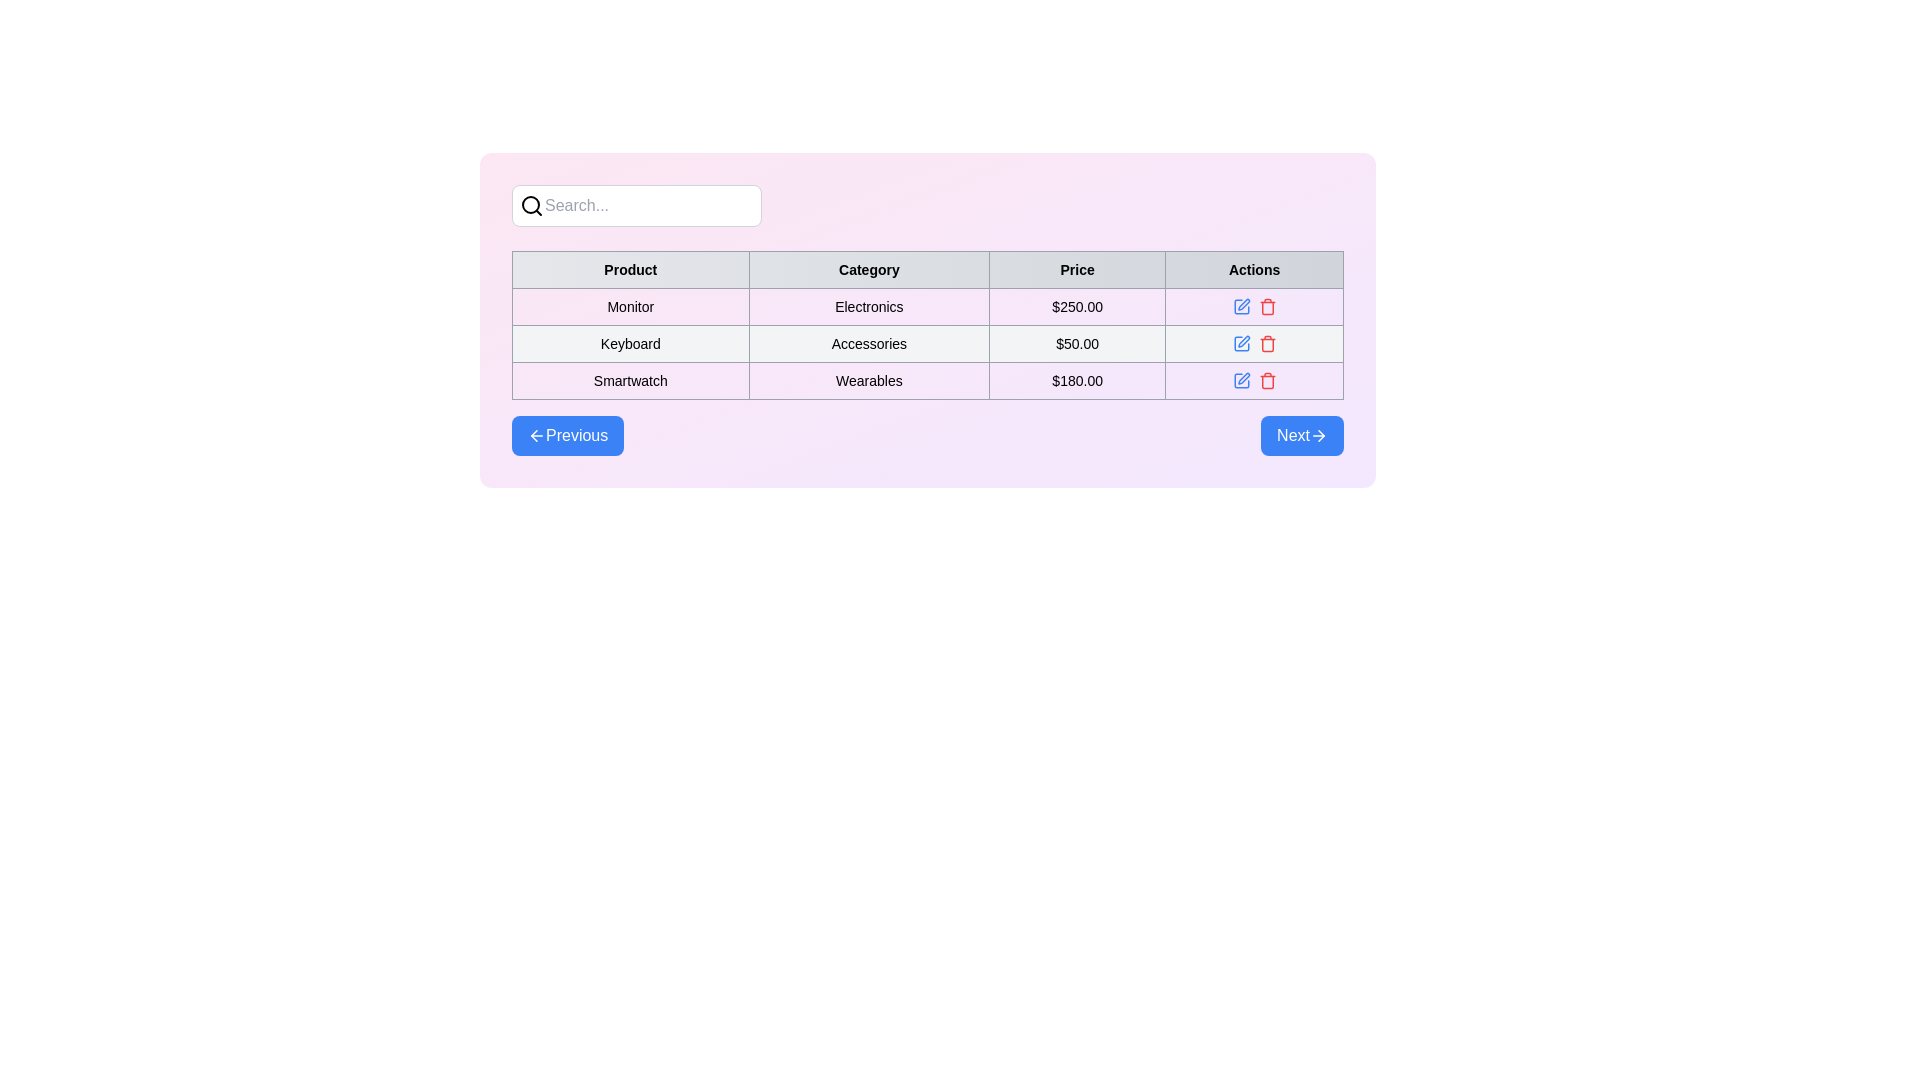 The height and width of the screenshot is (1080, 1920). I want to click on the label indicating the product name 'Monitor' in the first column of the product table, so click(629, 307).